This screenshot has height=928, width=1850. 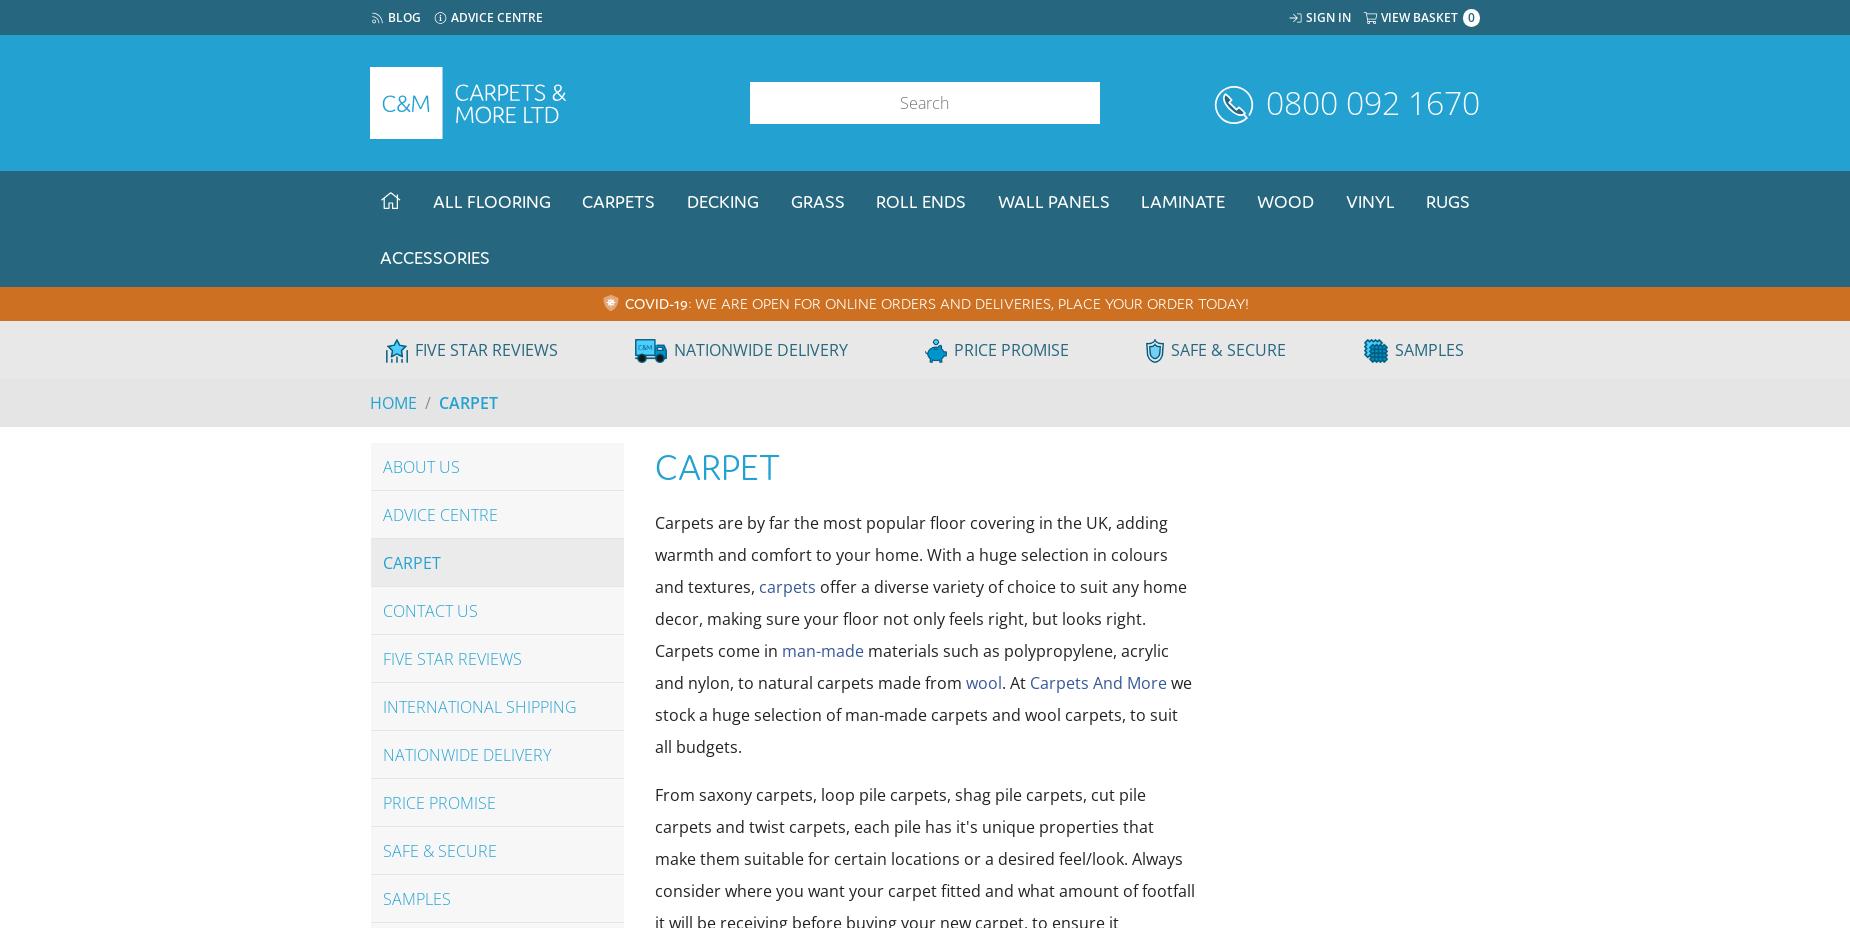 What do you see at coordinates (430, 201) in the screenshot?
I see `'All Flooring'` at bounding box center [430, 201].